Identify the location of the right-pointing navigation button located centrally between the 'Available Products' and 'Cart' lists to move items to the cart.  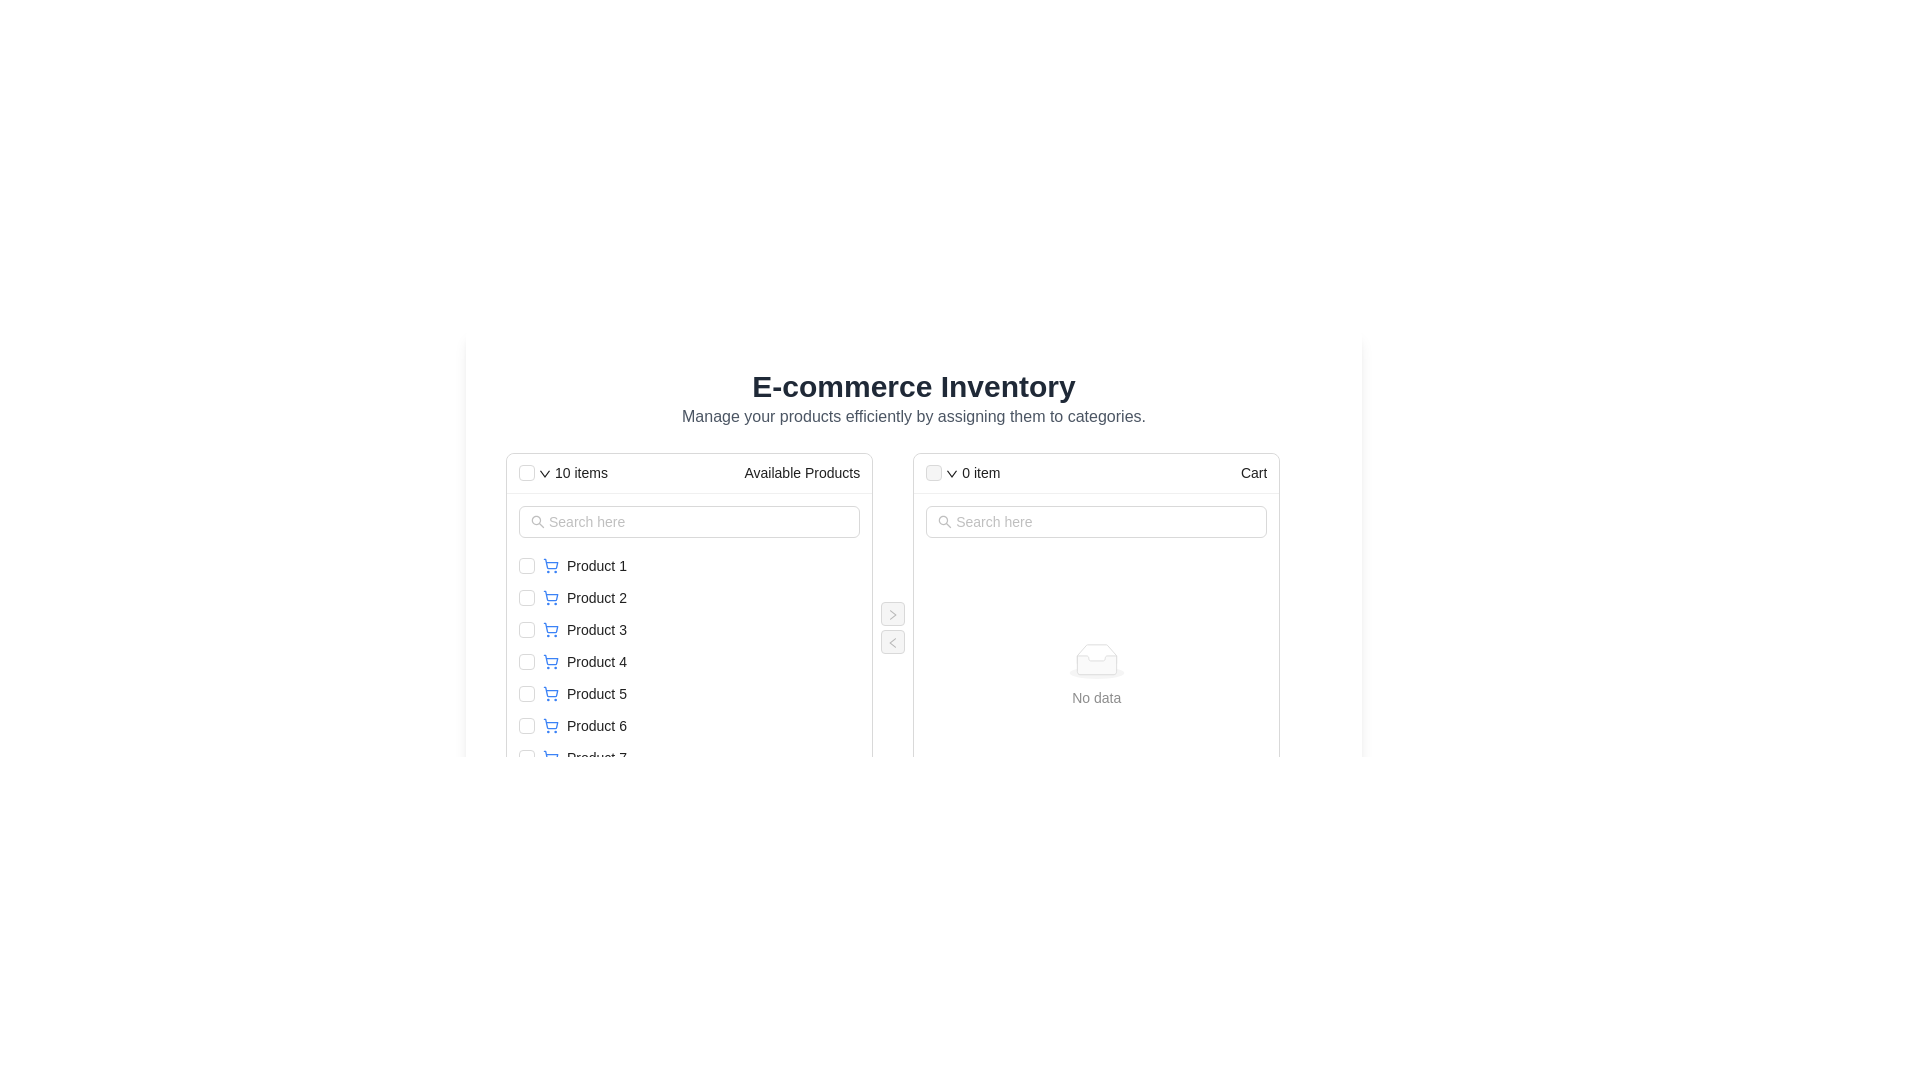
(892, 612).